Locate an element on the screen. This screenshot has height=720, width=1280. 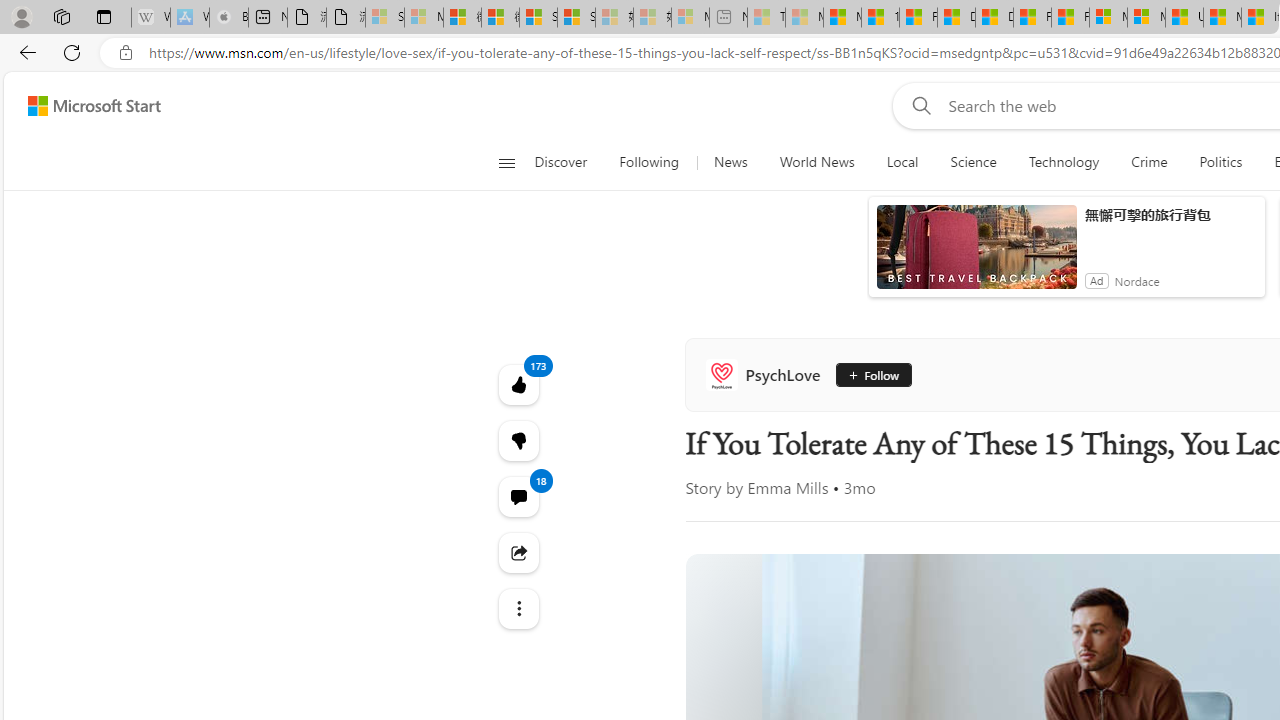
'Wikipedia - Sleeping' is located at coordinates (150, 17).